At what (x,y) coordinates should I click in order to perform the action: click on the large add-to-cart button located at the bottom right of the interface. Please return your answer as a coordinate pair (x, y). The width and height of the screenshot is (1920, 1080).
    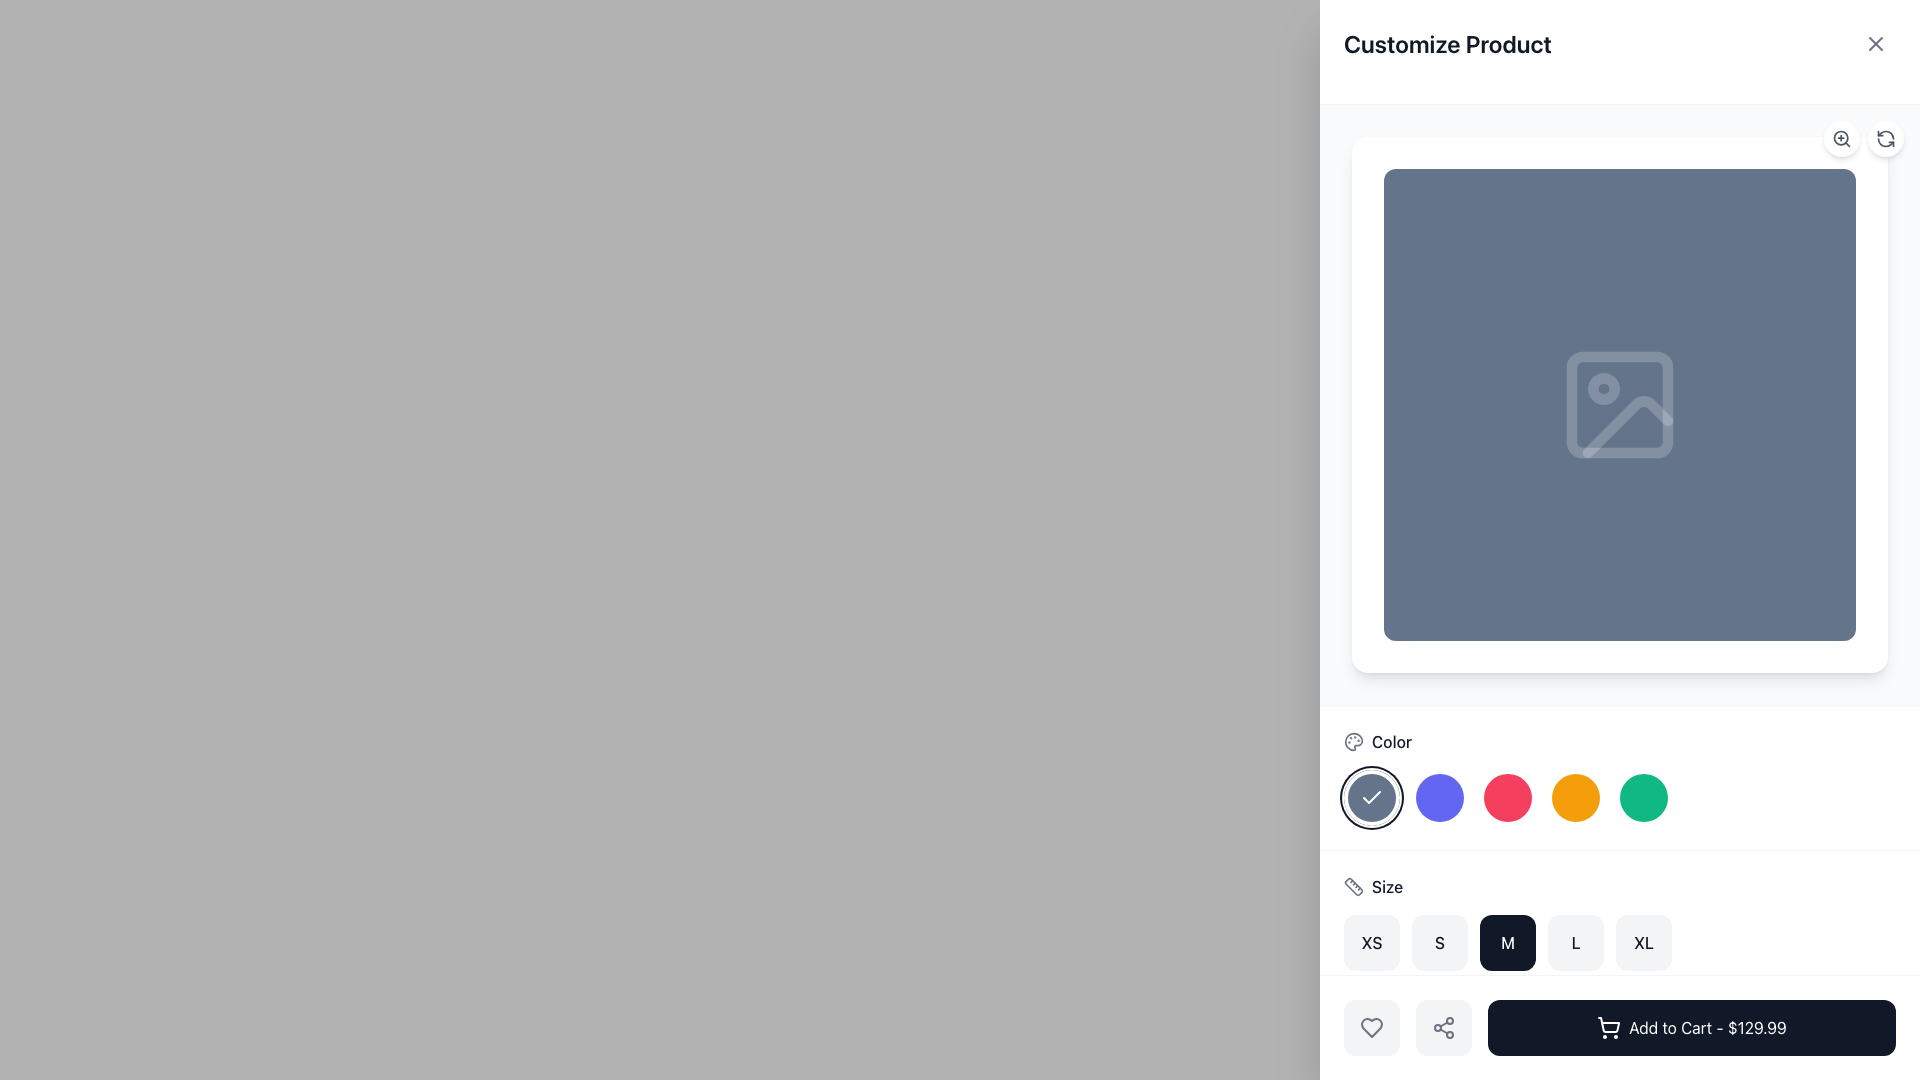
    Looking at the image, I should click on (1620, 1028).